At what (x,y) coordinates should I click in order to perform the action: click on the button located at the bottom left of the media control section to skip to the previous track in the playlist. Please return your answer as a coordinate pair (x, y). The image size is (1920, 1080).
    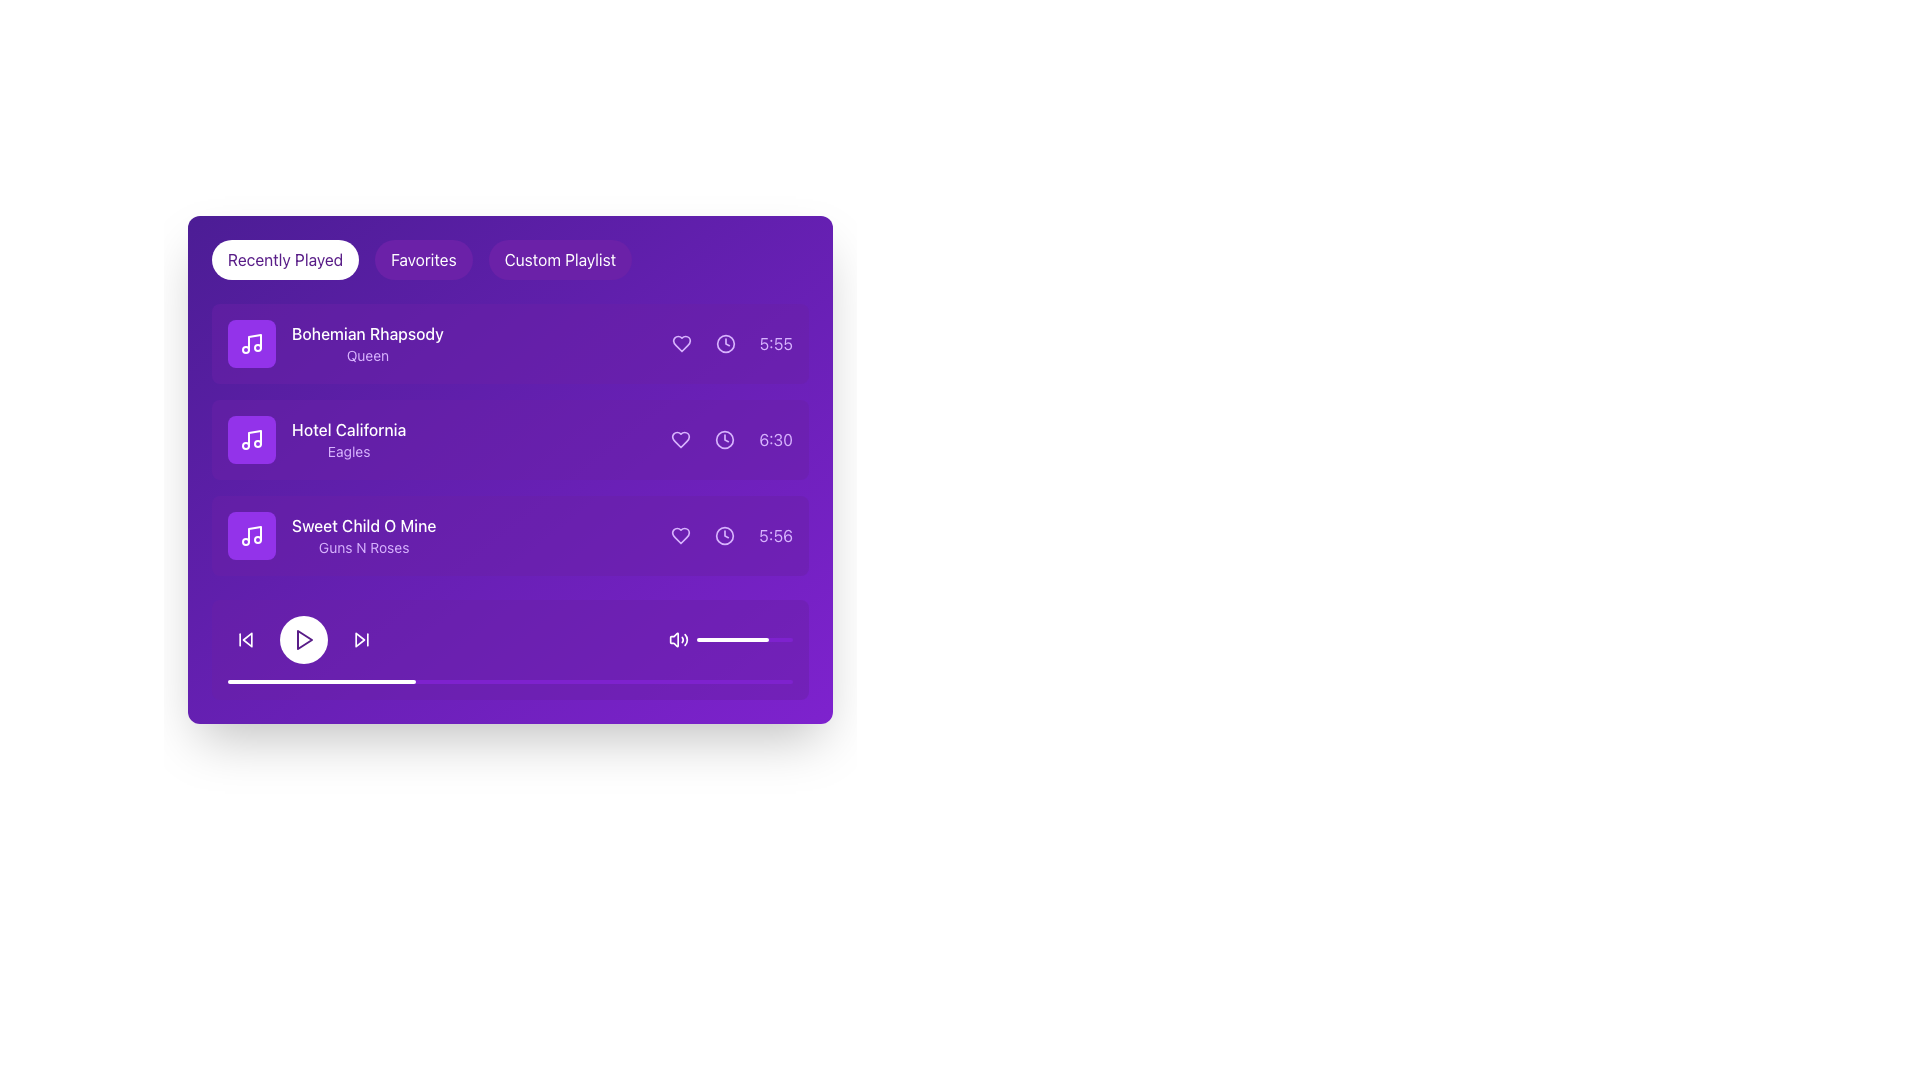
    Looking at the image, I should click on (244, 640).